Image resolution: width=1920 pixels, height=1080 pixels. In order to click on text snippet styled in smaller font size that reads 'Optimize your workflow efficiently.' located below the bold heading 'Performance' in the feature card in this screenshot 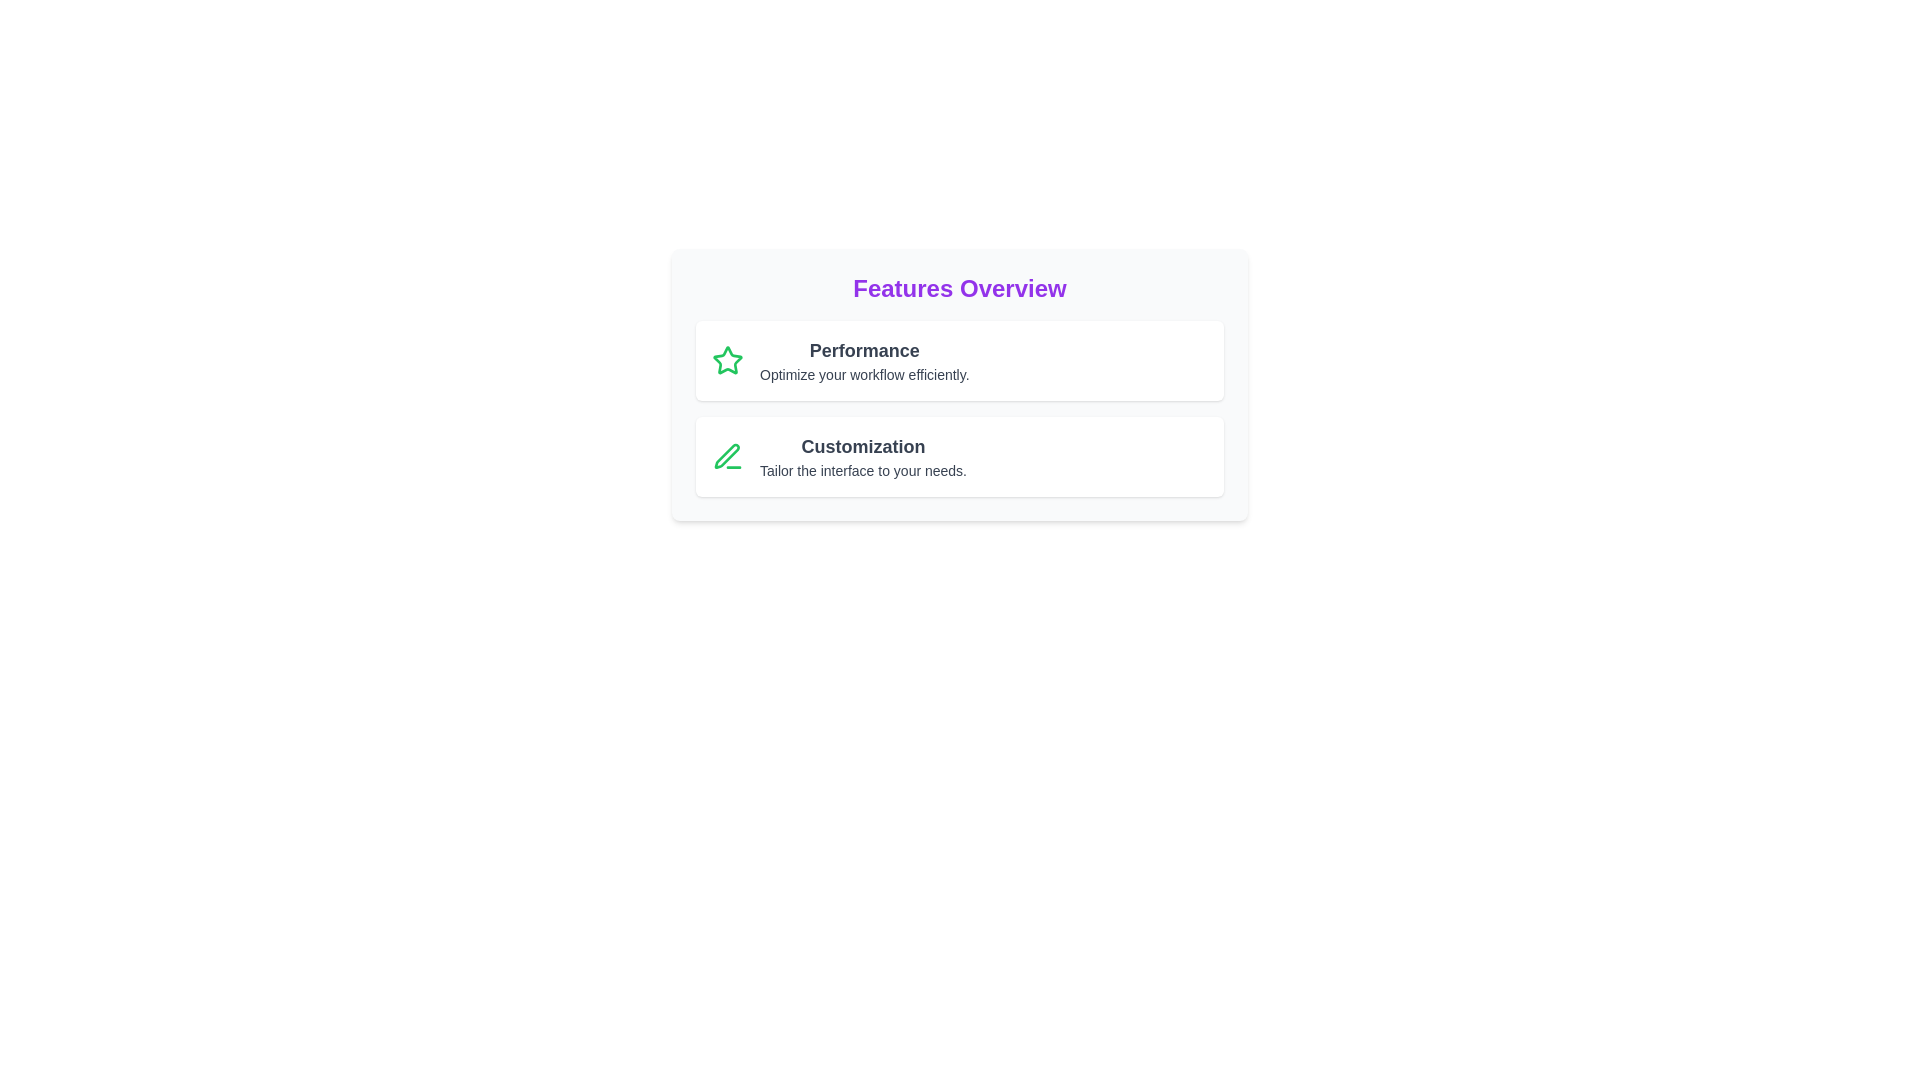, I will do `click(864, 374)`.